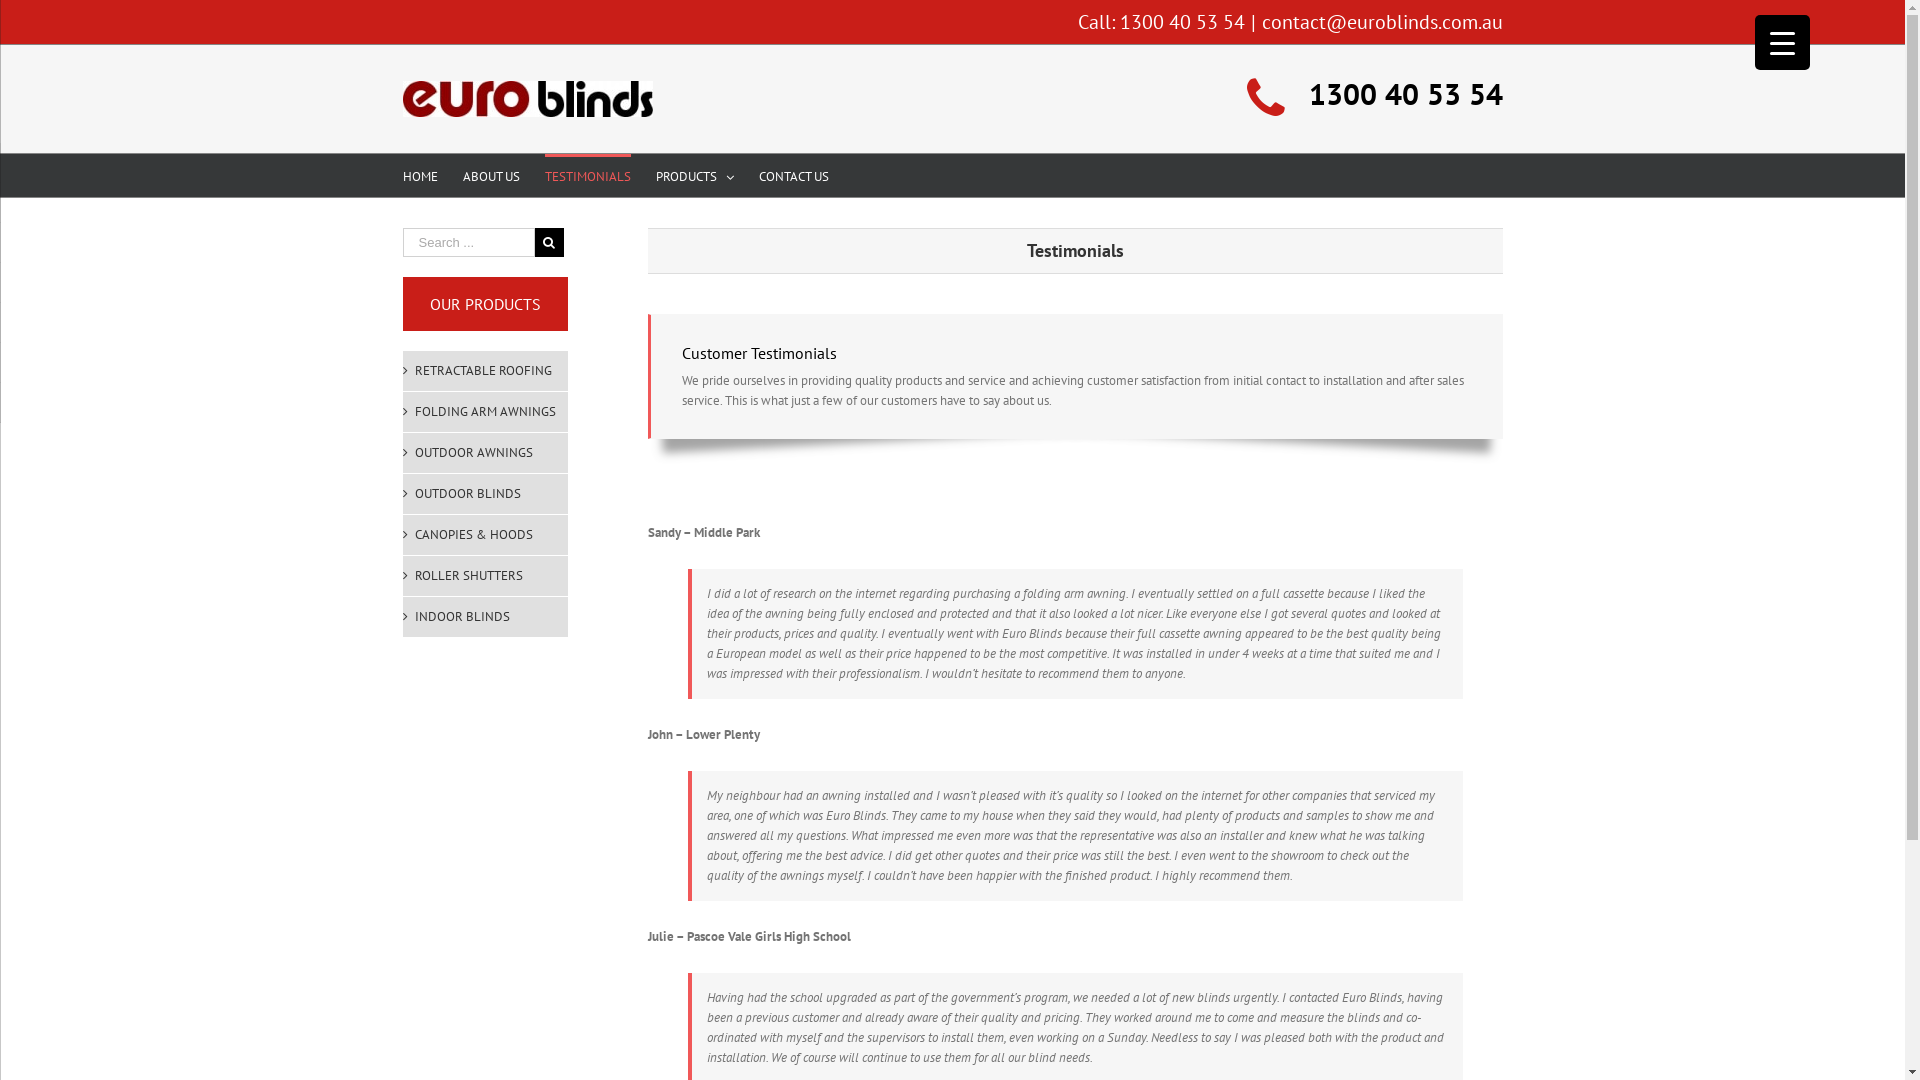 This screenshot has height=1080, width=1920. Describe the element at coordinates (485, 534) in the screenshot. I see `'CANOPIES & HOODS'` at that location.